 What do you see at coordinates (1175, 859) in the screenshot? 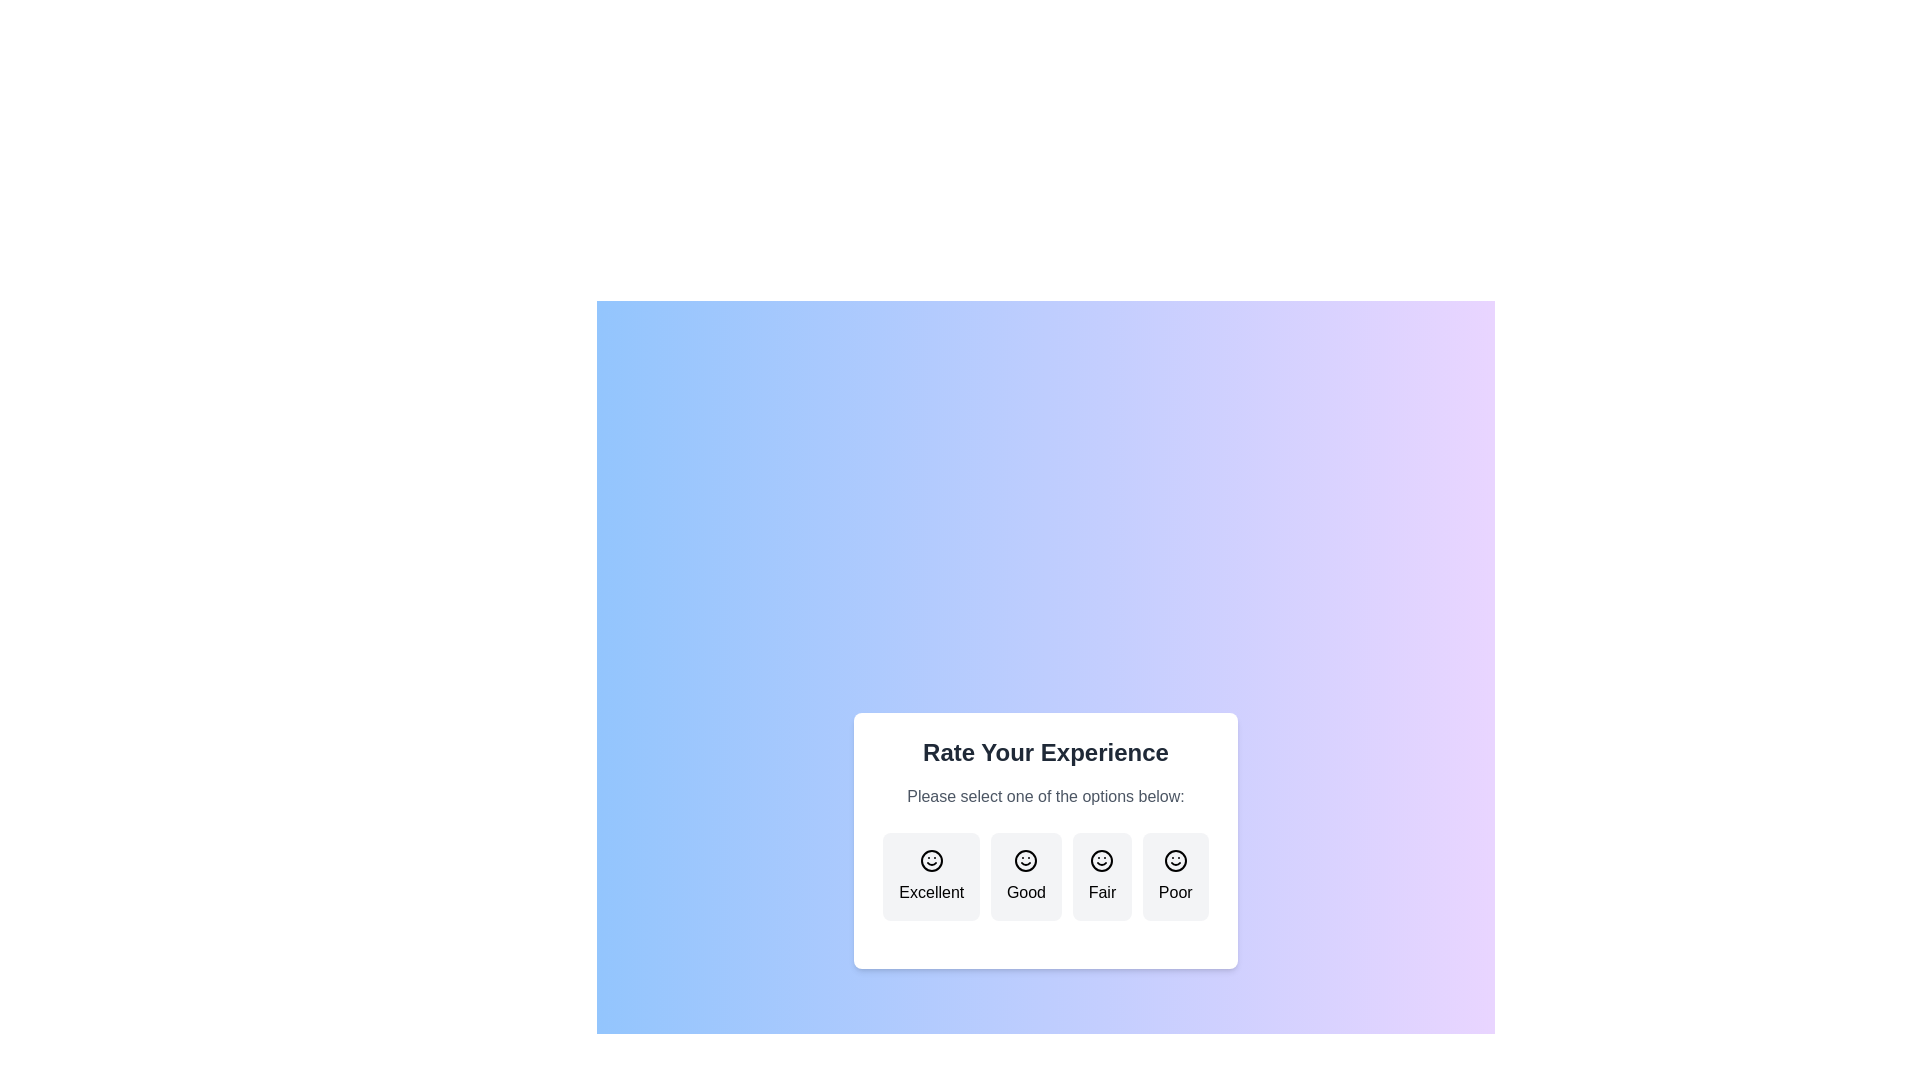
I see `the SVG circle element at the center of the 'Poor' smiley face icon in the rating interface` at bounding box center [1175, 859].